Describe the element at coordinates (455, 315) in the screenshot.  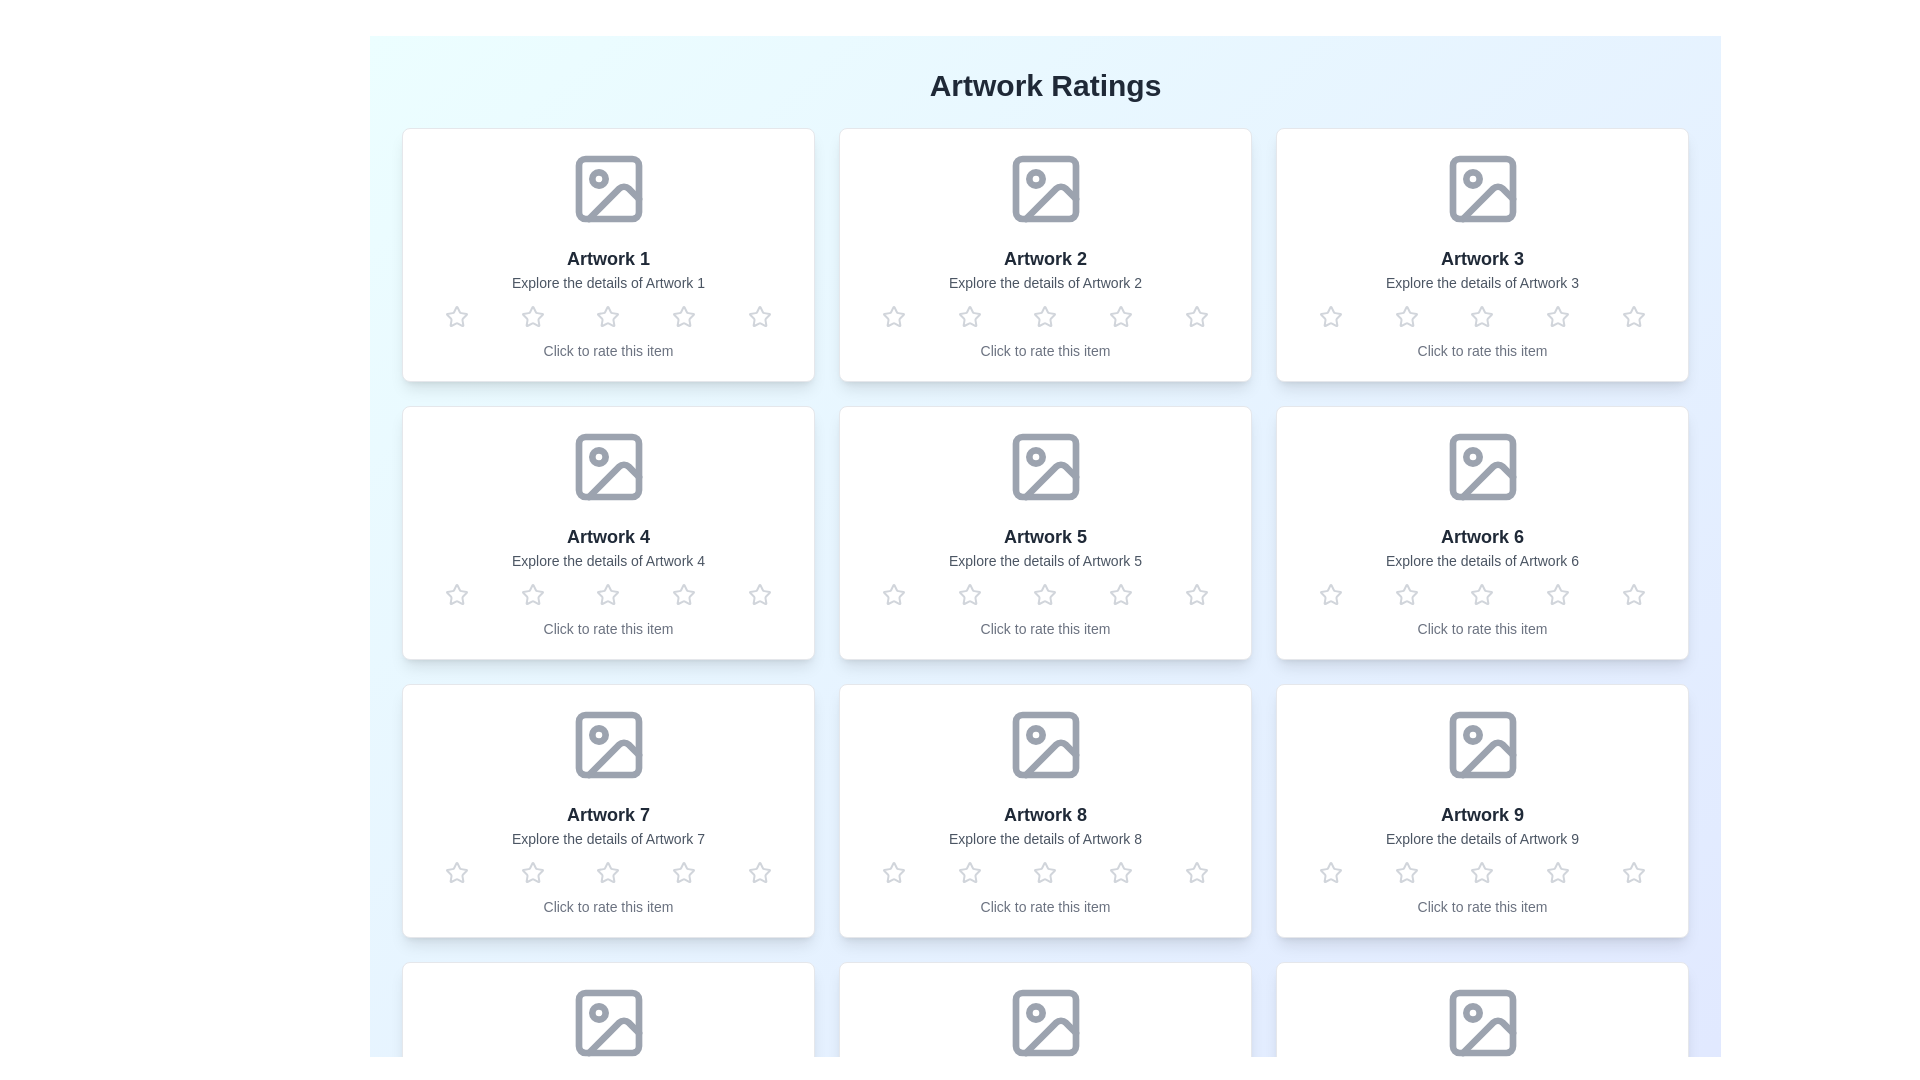
I see `the star corresponding to 1 to observe interaction feedback` at that location.